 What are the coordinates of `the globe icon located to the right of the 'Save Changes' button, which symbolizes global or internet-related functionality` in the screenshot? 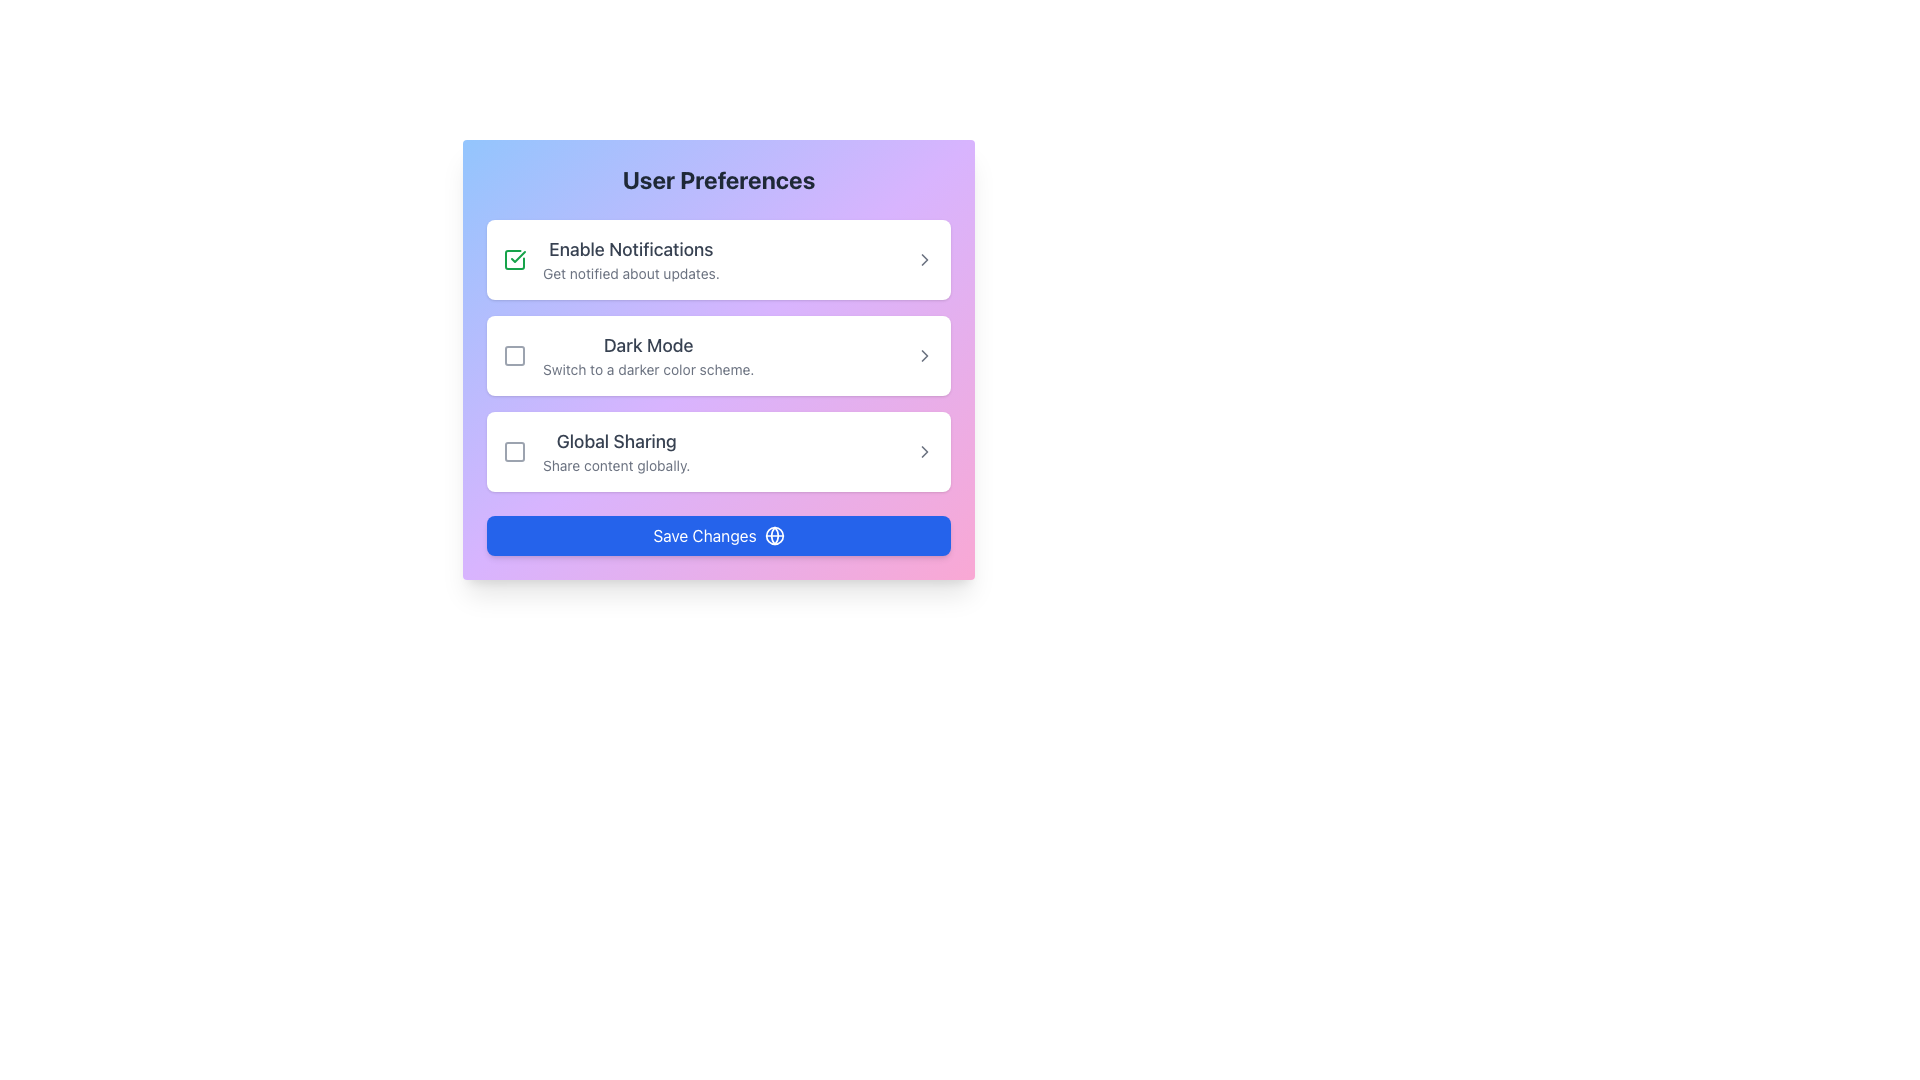 It's located at (773, 535).